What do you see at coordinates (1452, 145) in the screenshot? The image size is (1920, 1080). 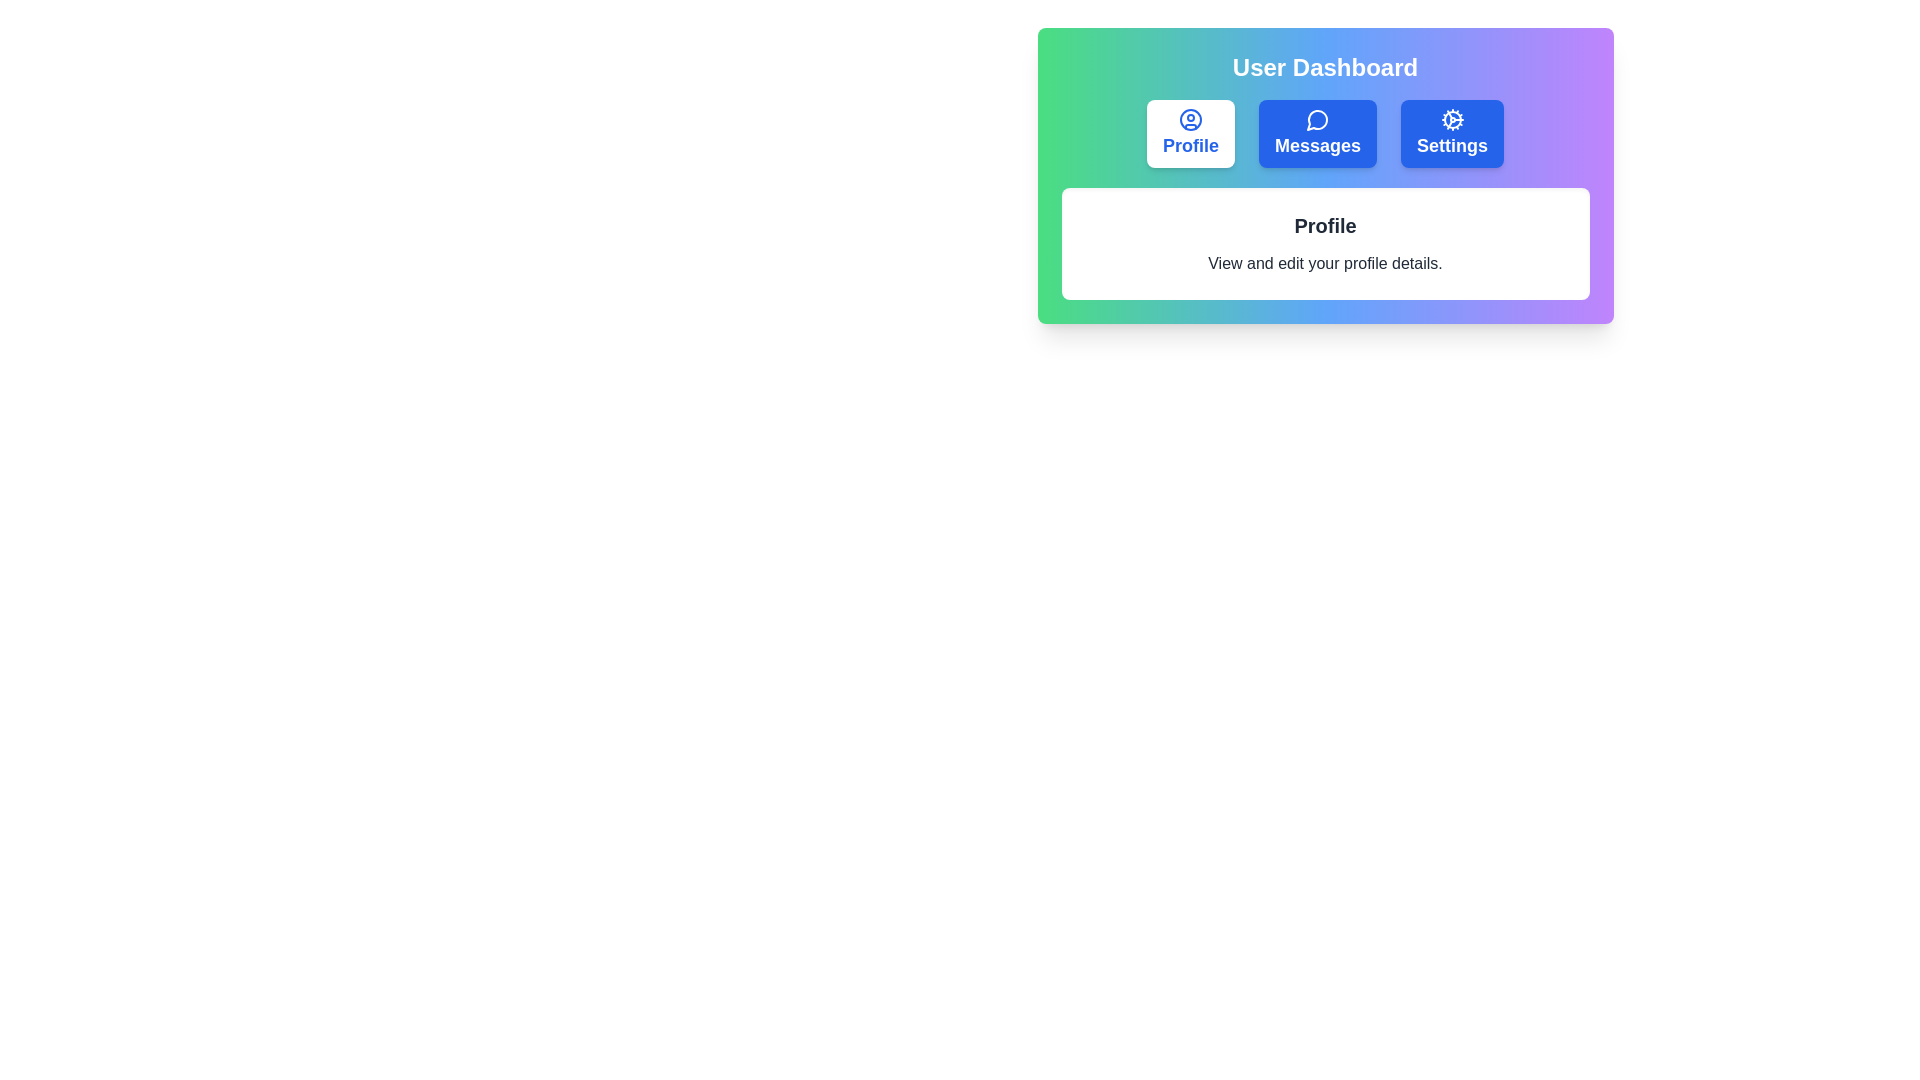 I see `the 'Settings' label, which is styled in bold sans-serif font and positioned on a blue rectangular background, located in the rightmost option of a horizontally aligned toolbar` at bounding box center [1452, 145].